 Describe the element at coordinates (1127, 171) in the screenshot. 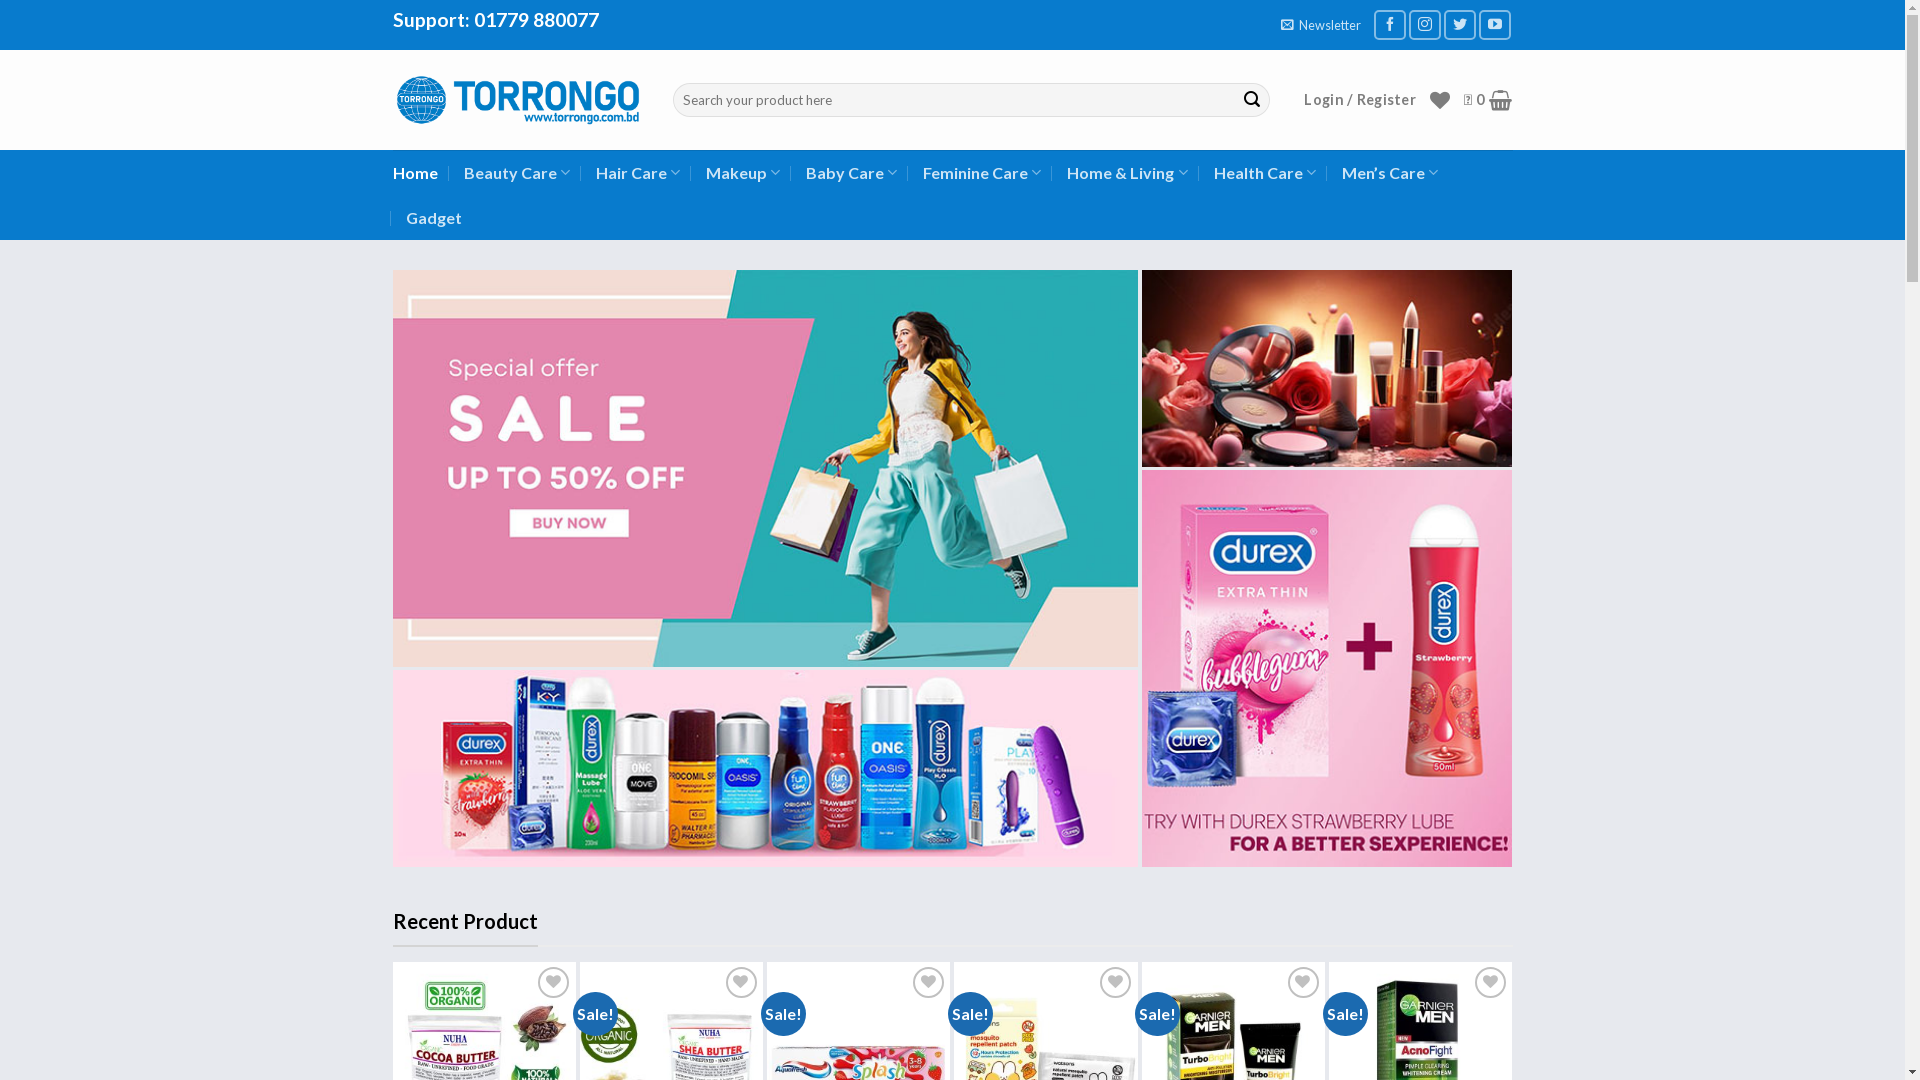

I see `'Home & Living'` at that location.